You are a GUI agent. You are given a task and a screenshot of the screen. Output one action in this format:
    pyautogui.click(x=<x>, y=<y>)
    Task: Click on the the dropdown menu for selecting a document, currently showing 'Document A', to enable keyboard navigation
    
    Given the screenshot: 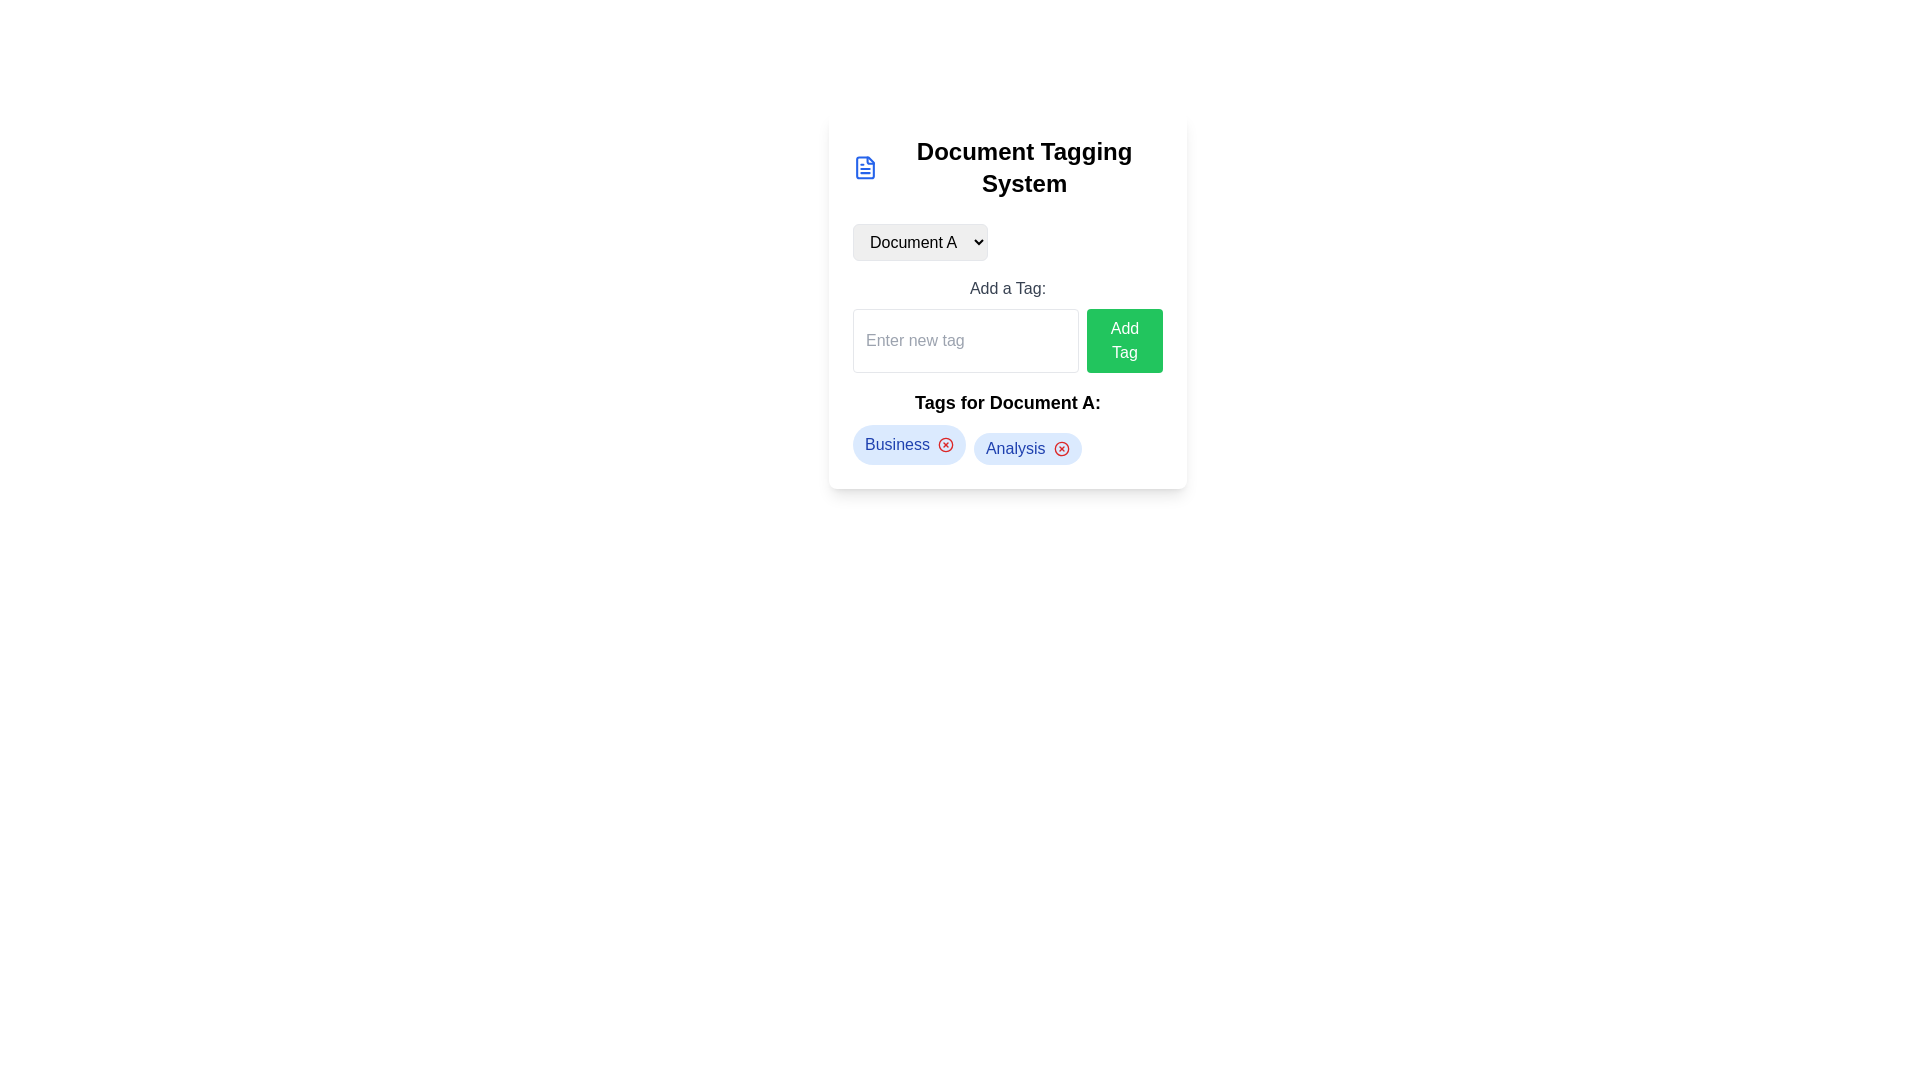 What is the action you would take?
    pyautogui.click(x=919, y=241)
    